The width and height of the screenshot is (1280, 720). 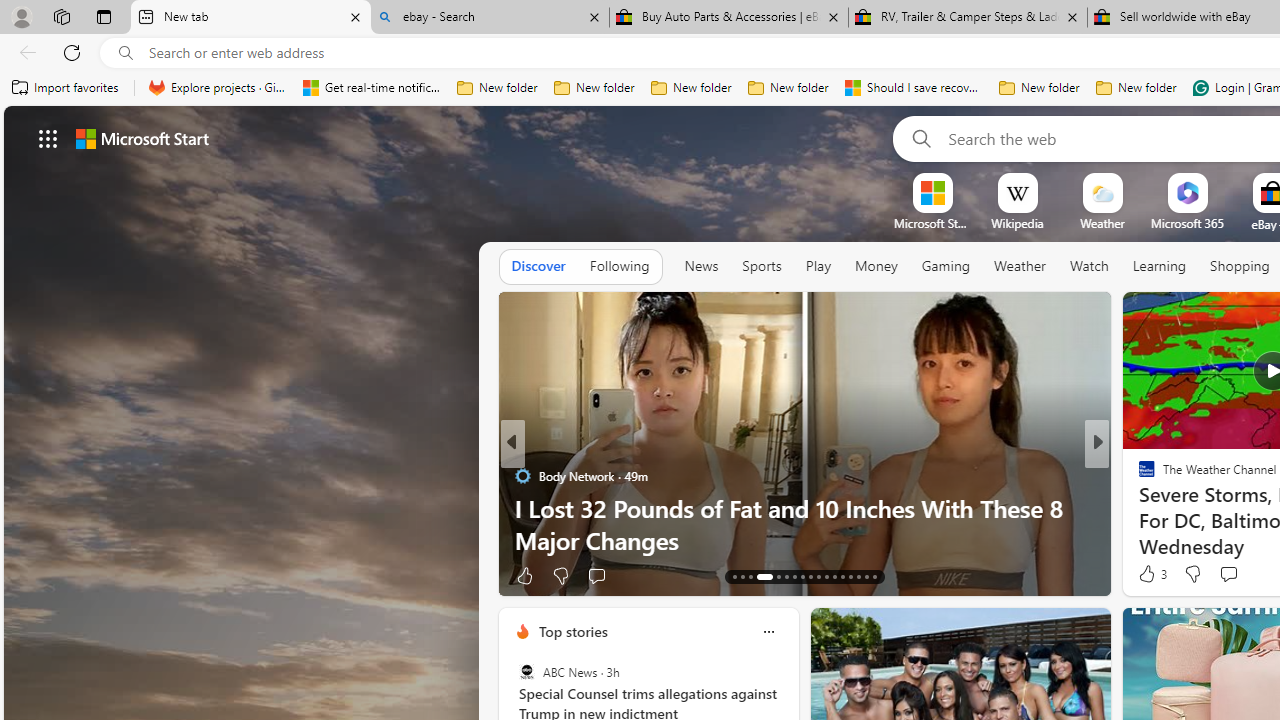 I want to click on 'Gaming', so click(x=944, y=265).